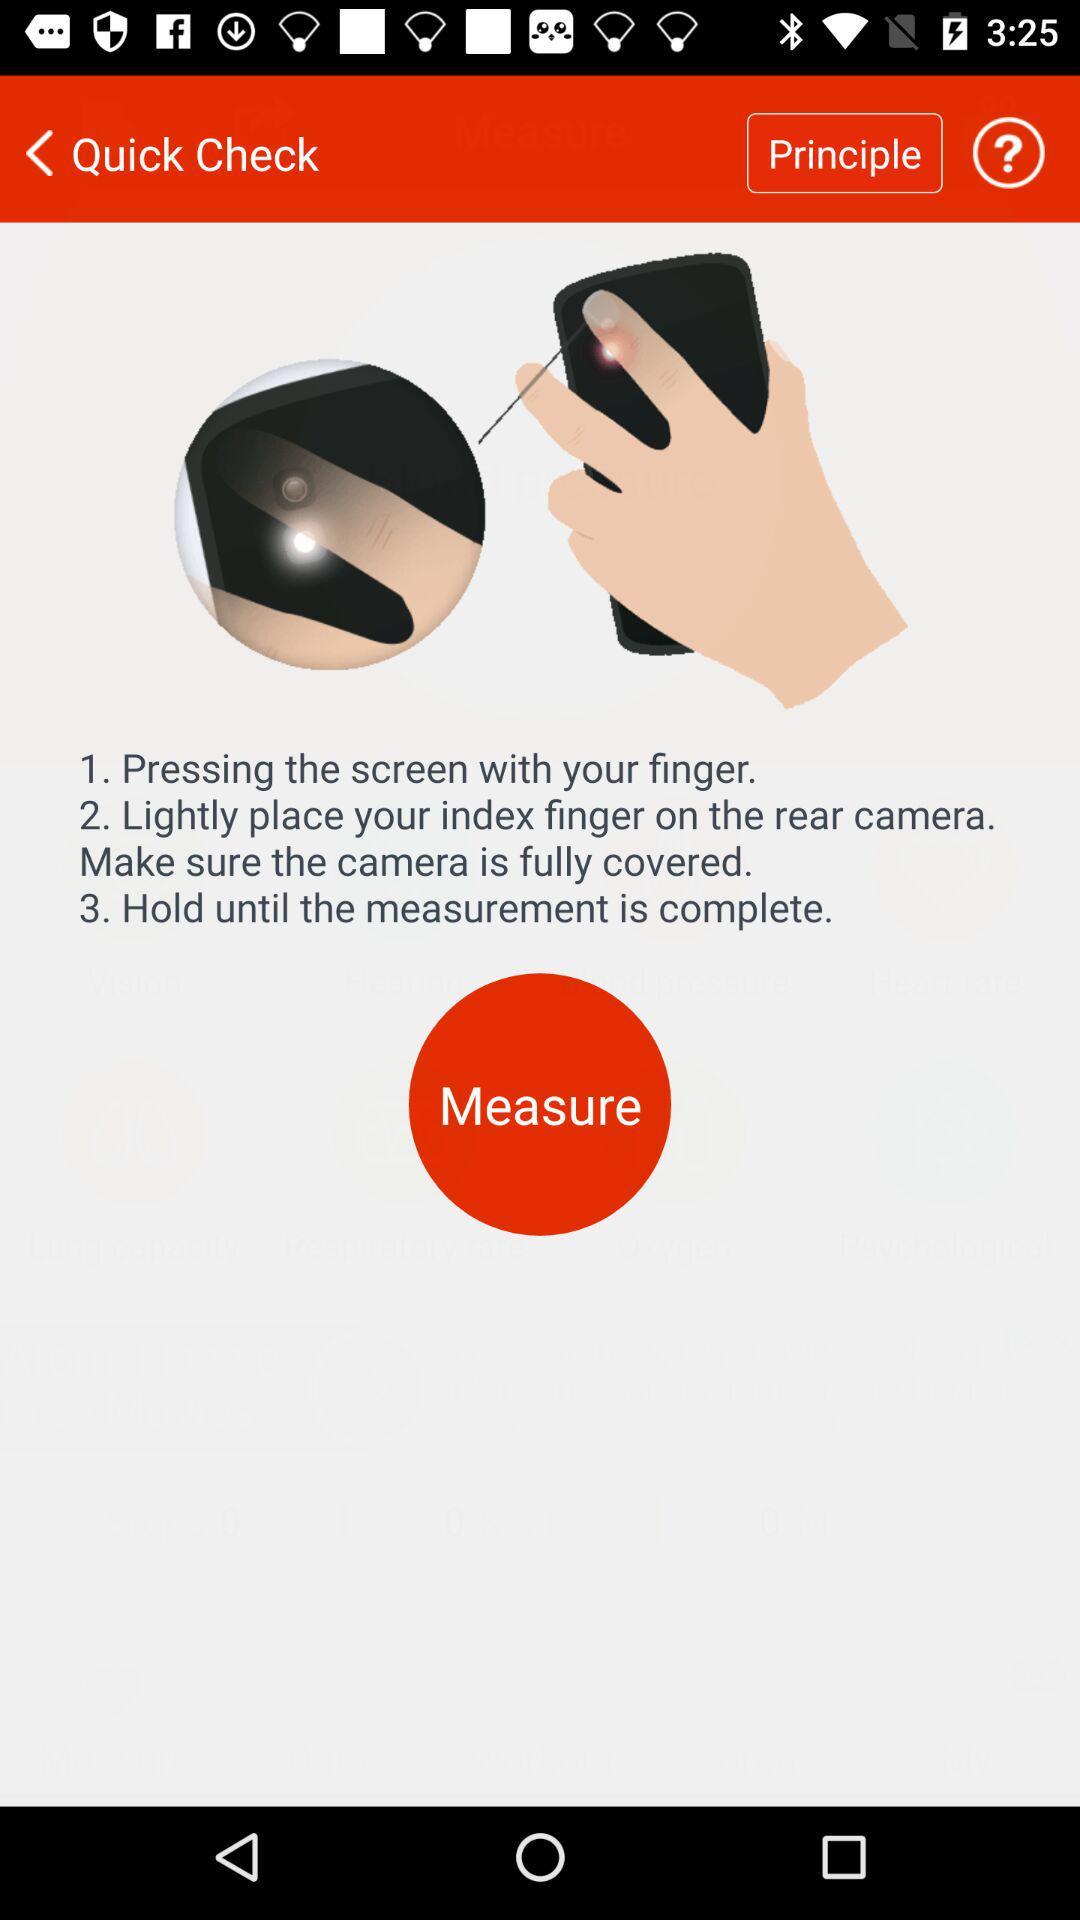 The width and height of the screenshot is (1080, 1920). Describe the element at coordinates (373, 139) in the screenshot. I see `the item to the left of principle` at that location.